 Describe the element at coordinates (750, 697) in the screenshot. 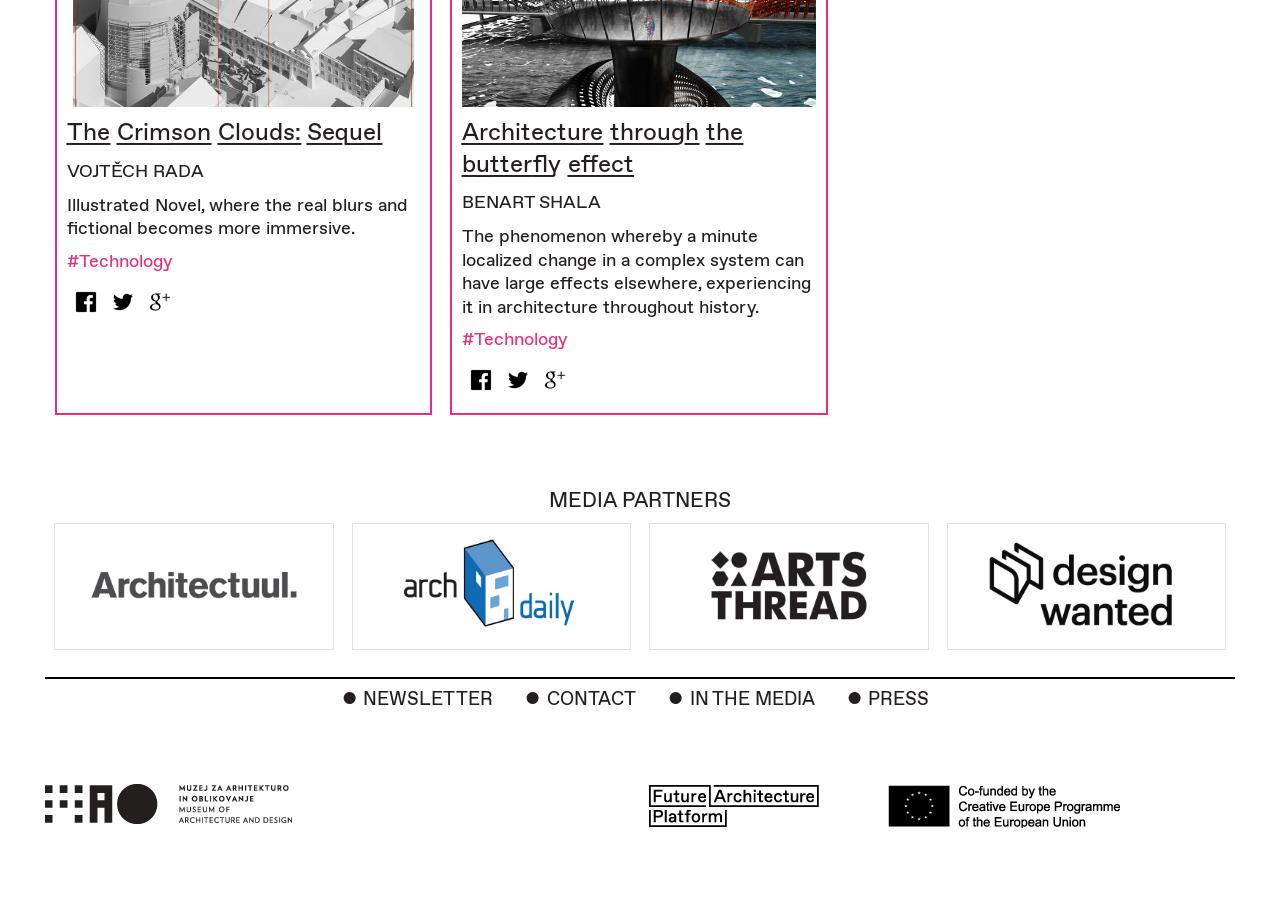

I see `'In the Media'` at that location.